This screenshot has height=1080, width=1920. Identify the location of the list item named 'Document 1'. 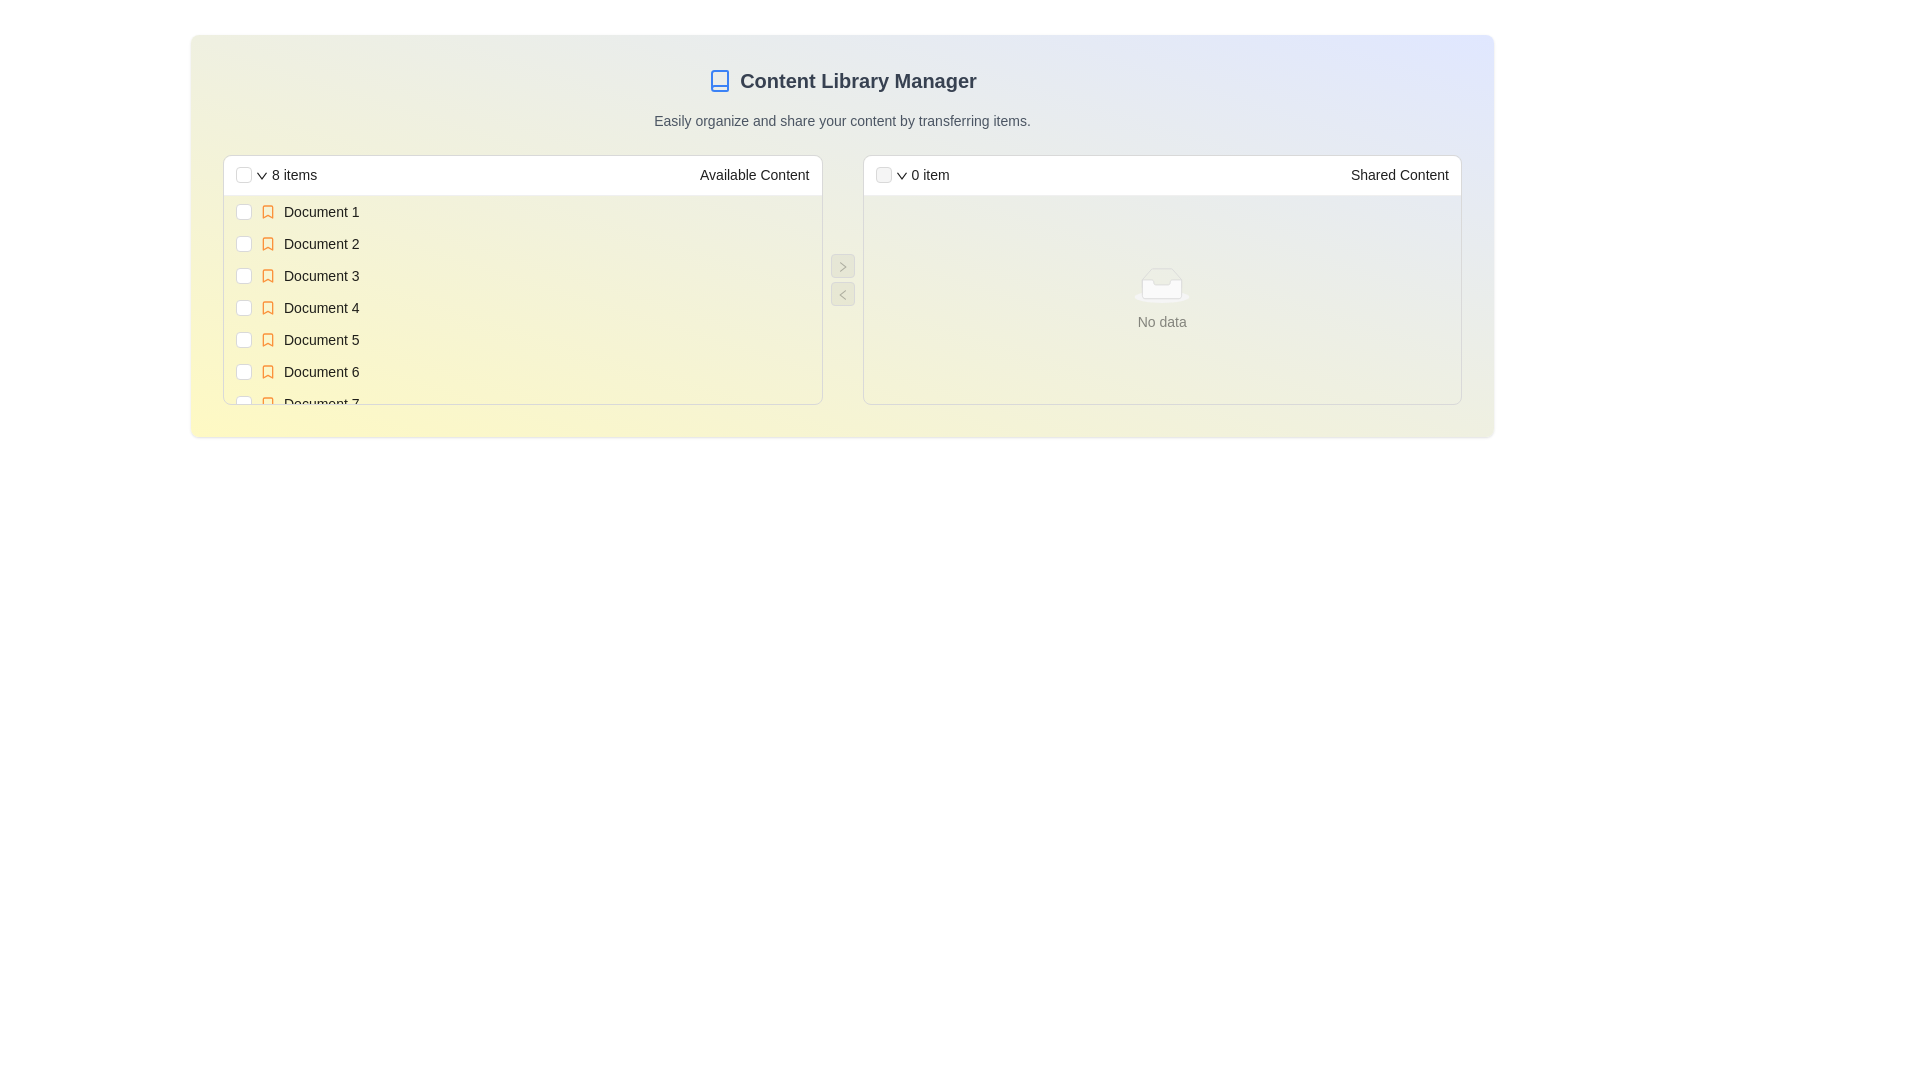
(534, 212).